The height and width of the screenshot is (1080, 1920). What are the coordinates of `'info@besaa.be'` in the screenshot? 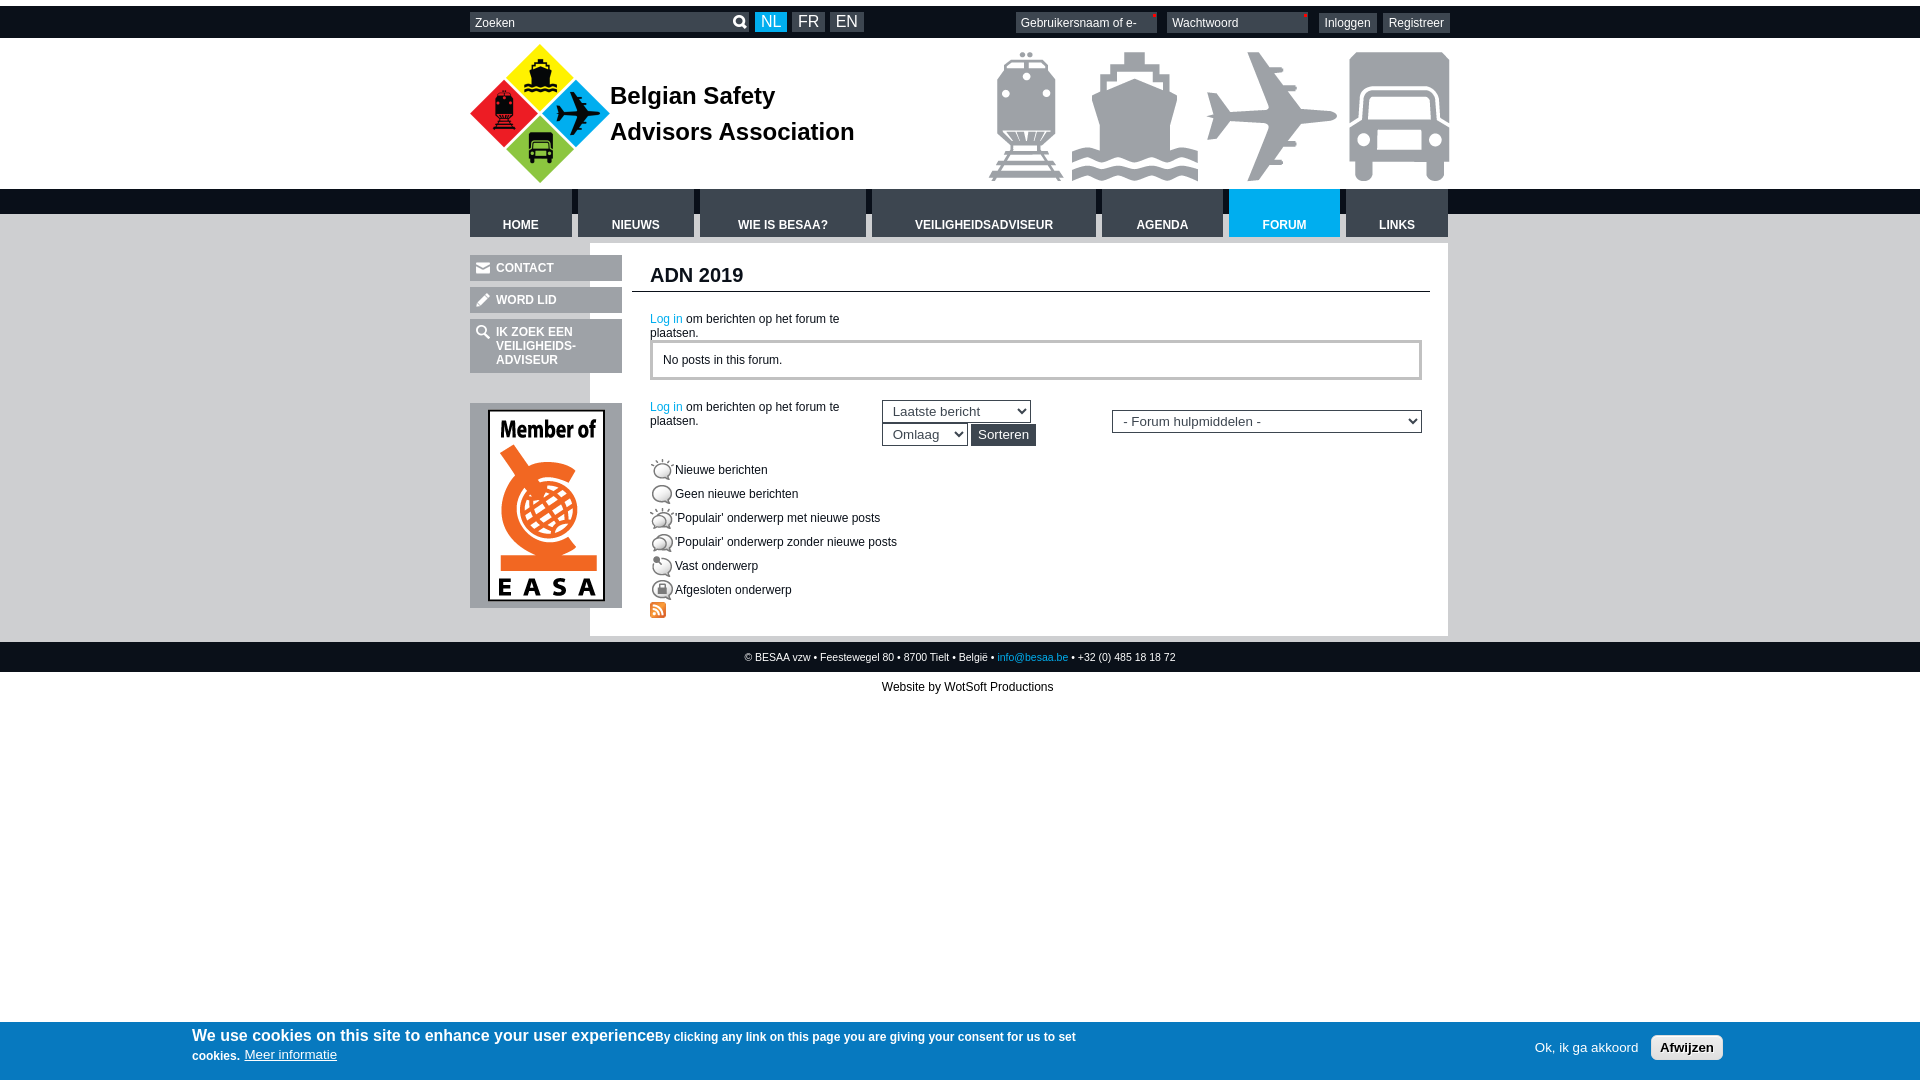 It's located at (1032, 656).